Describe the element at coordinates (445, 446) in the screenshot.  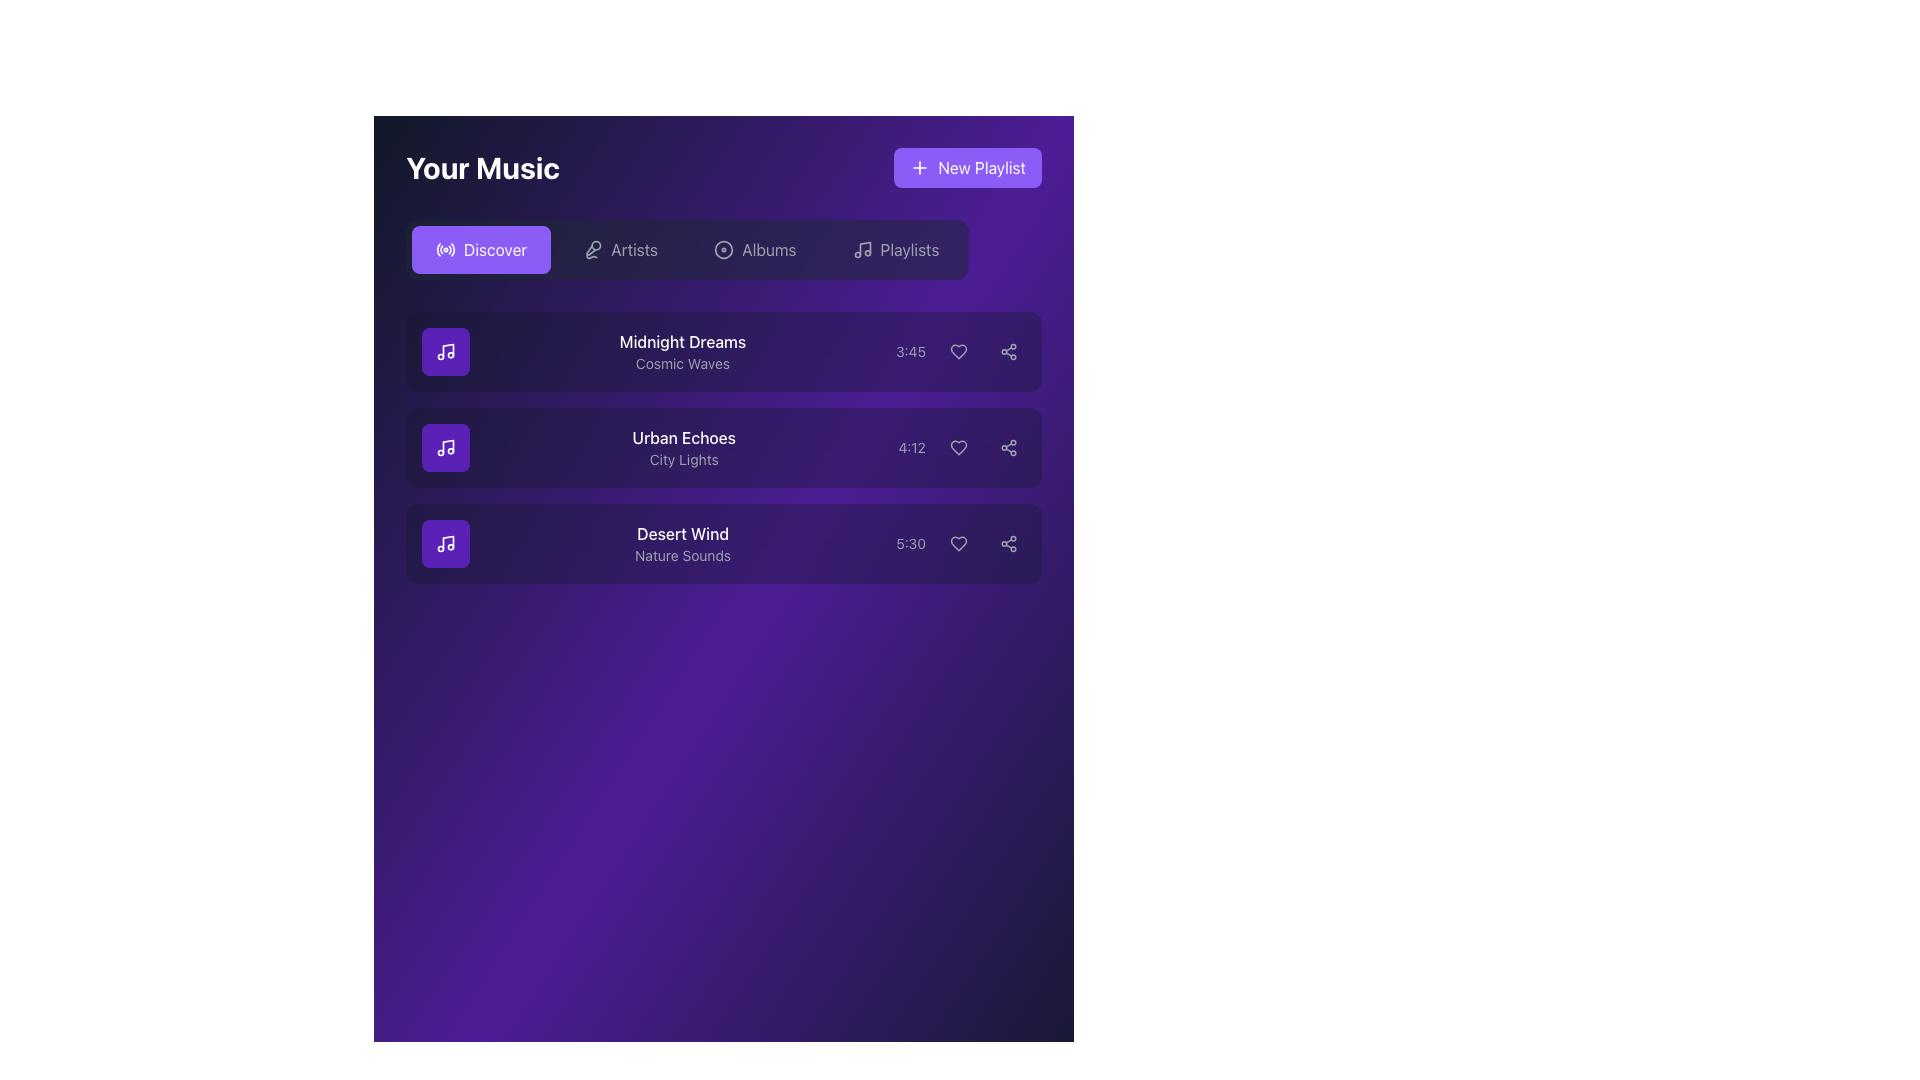
I see `the music-related icon located to the left of the text 'Urban Echoes' in the second music card of the playlist display` at that location.